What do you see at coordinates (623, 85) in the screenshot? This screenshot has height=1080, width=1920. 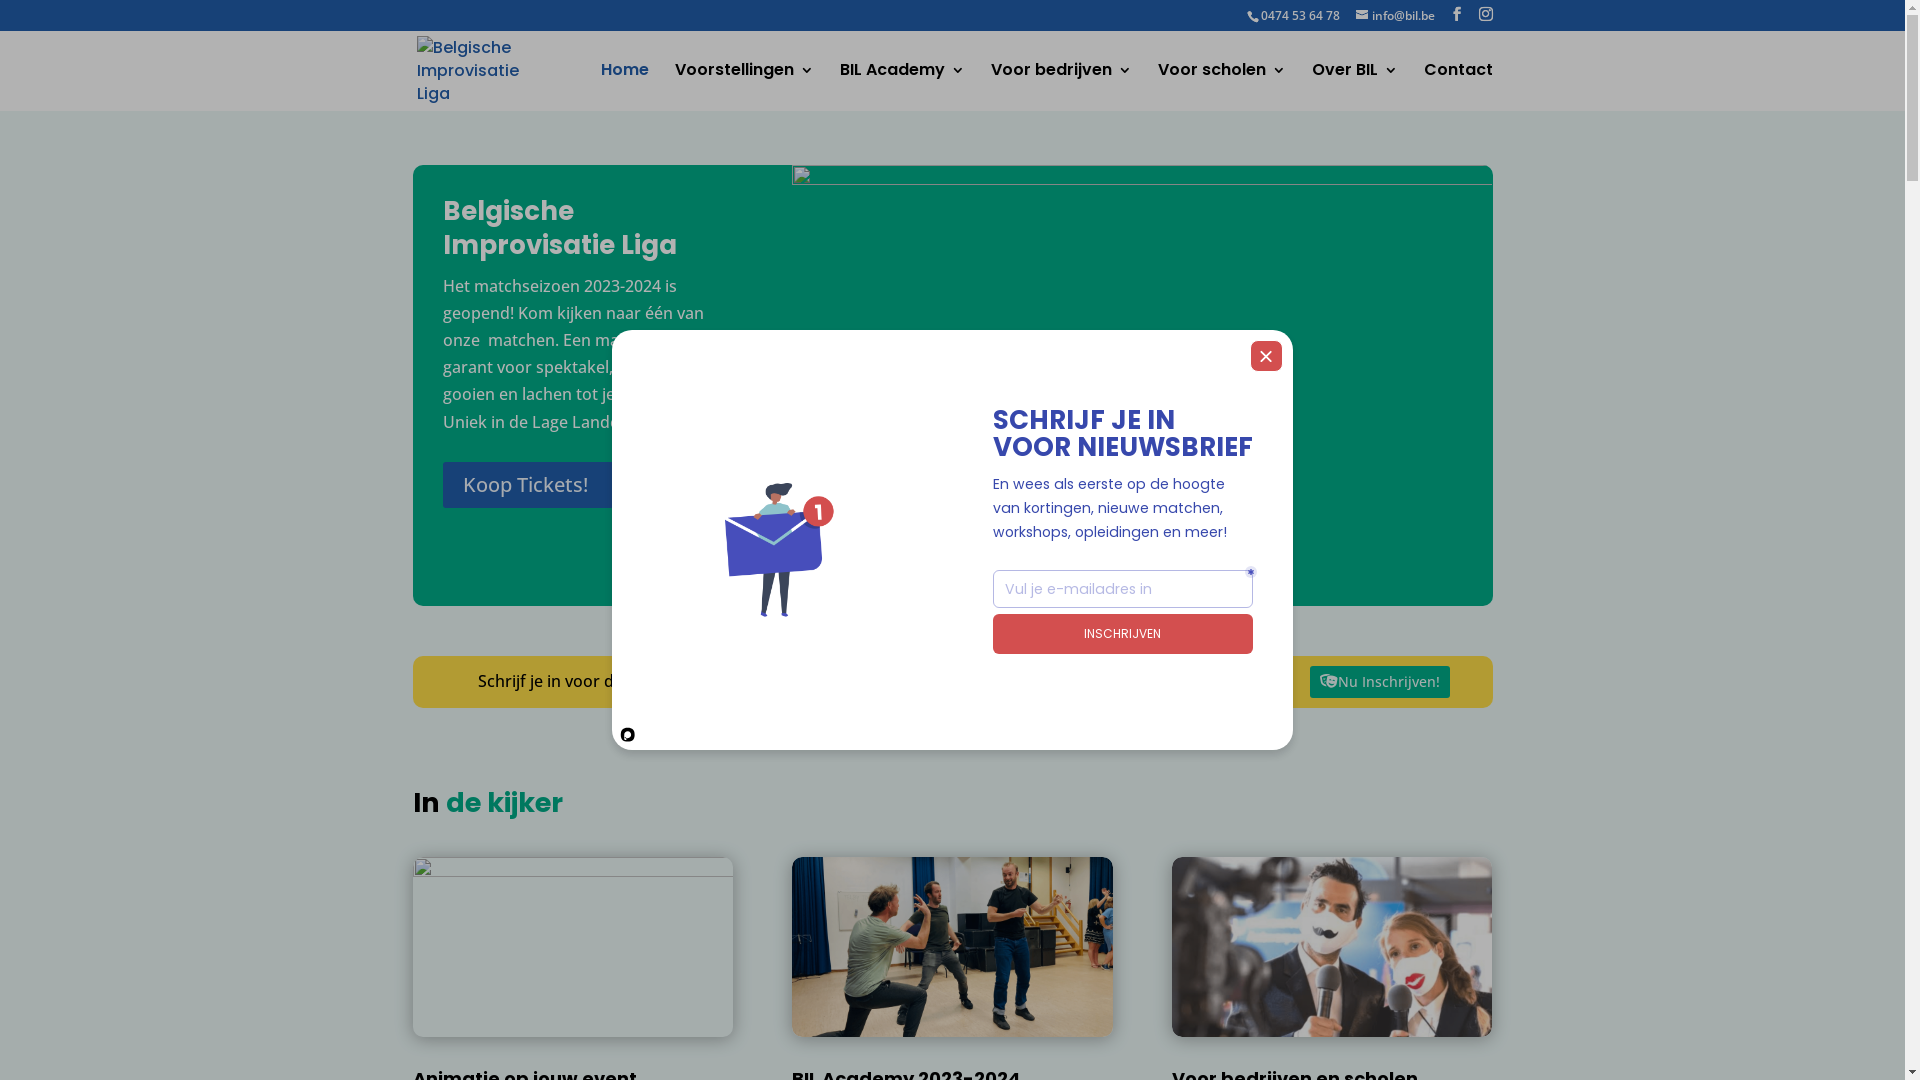 I see `'Home'` at bounding box center [623, 85].